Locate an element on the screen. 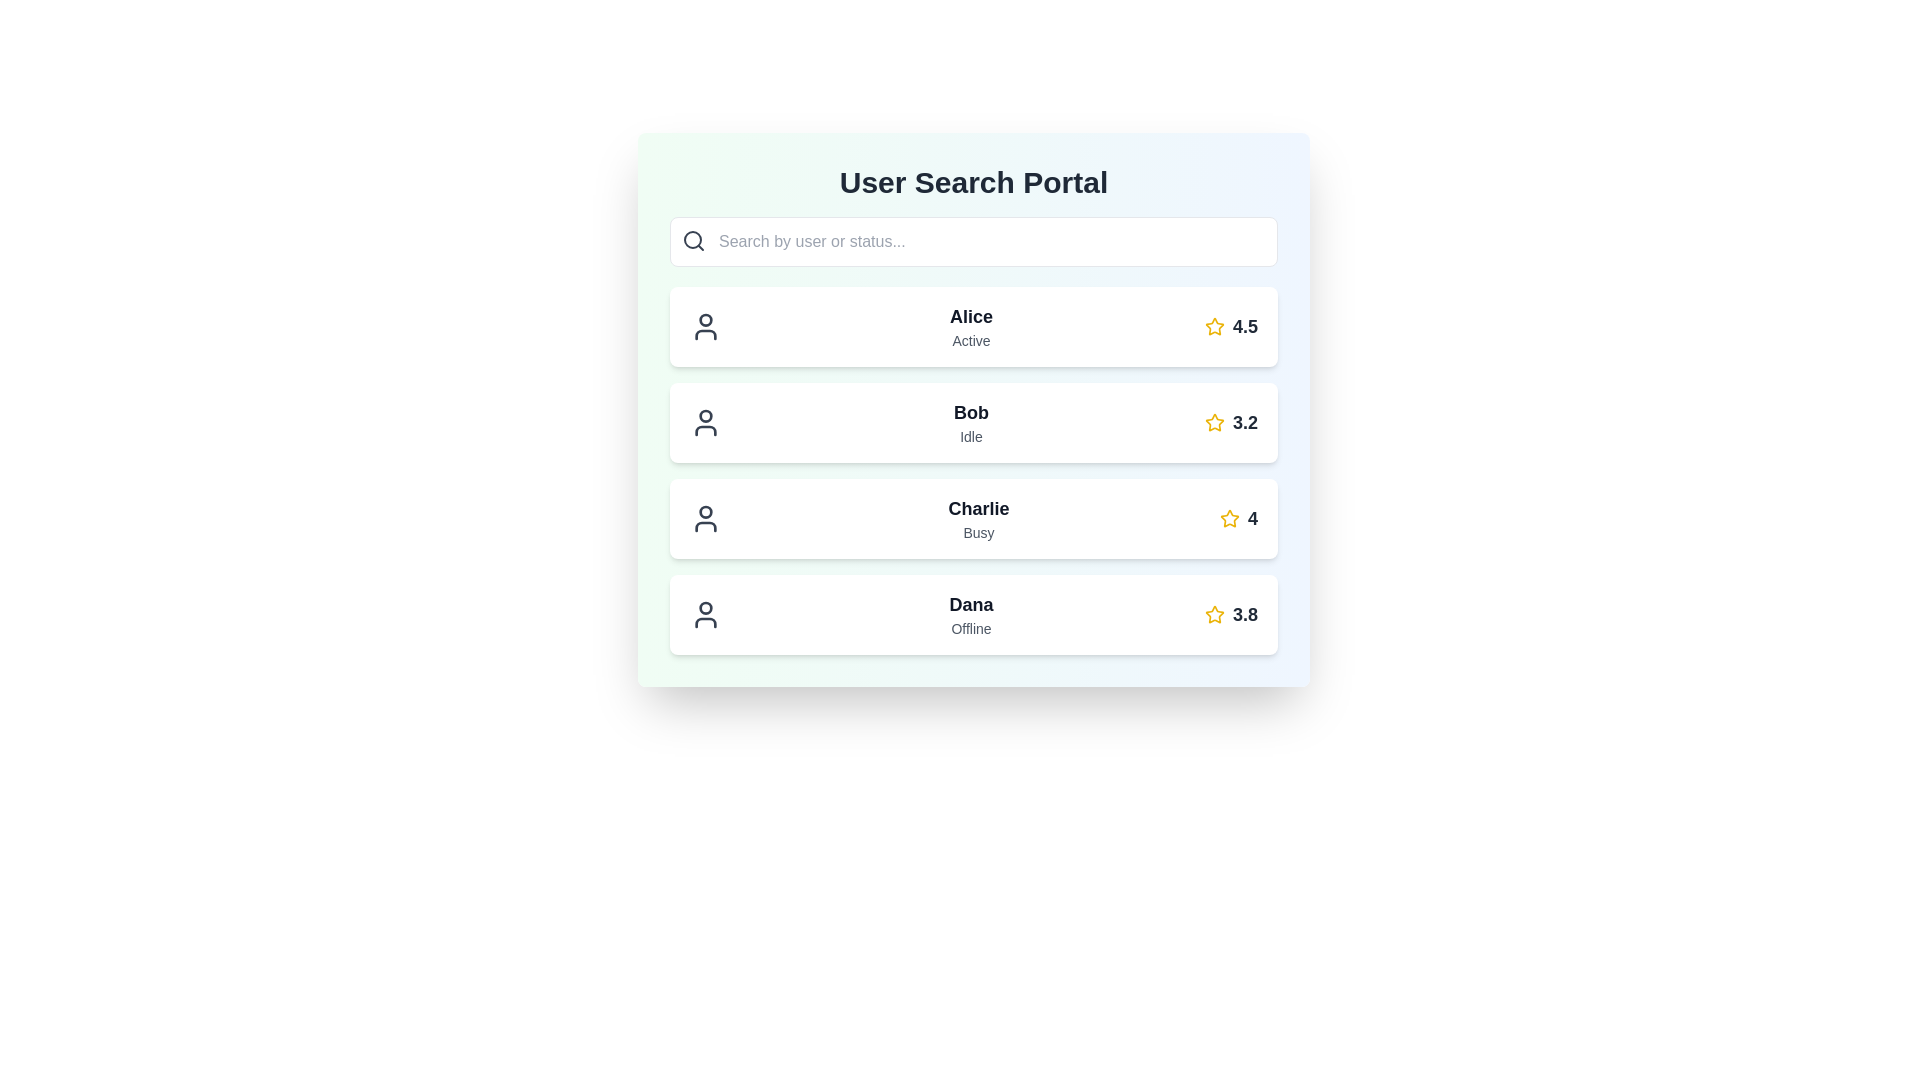 This screenshot has width=1920, height=1080. label 'Alice' which is styled in bold and is the primary label within the user card at the top of the list is located at coordinates (971, 315).